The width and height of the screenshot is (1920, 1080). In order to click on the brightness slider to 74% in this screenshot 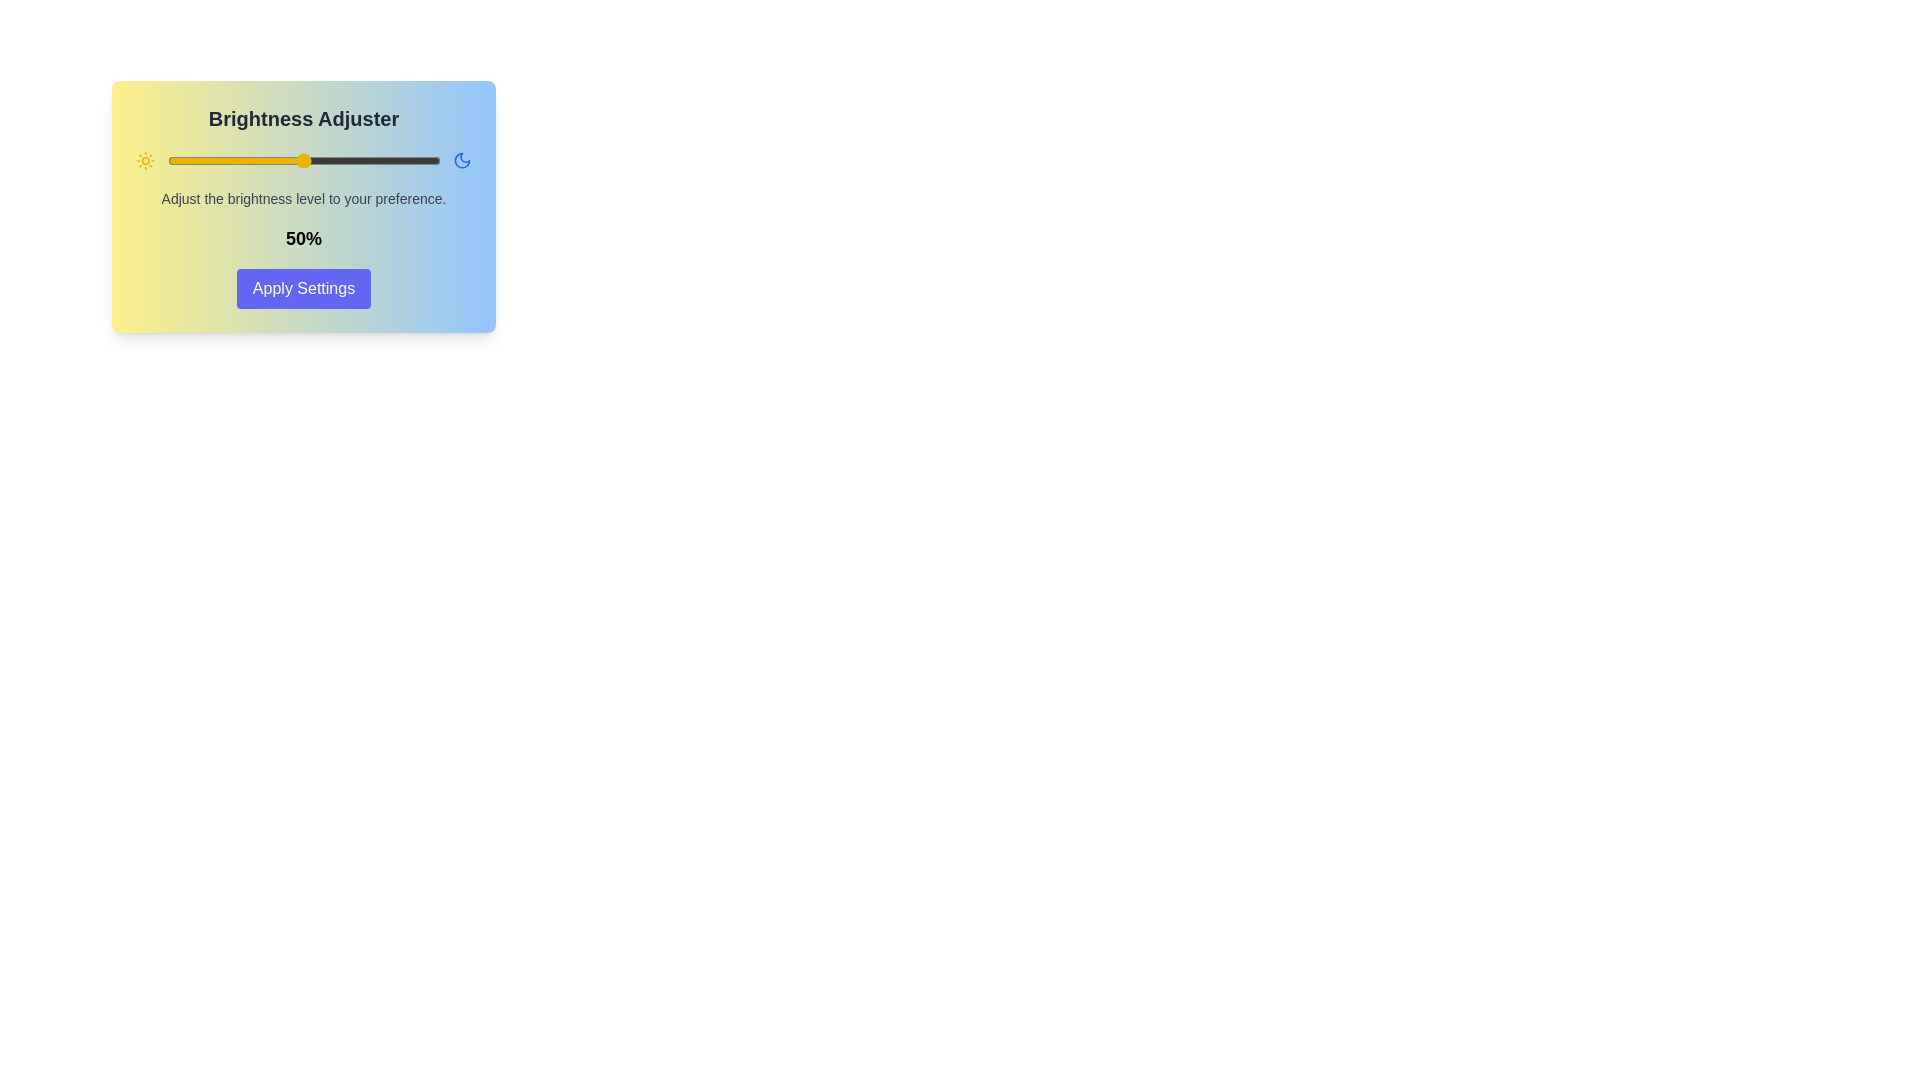, I will do `click(369, 160)`.